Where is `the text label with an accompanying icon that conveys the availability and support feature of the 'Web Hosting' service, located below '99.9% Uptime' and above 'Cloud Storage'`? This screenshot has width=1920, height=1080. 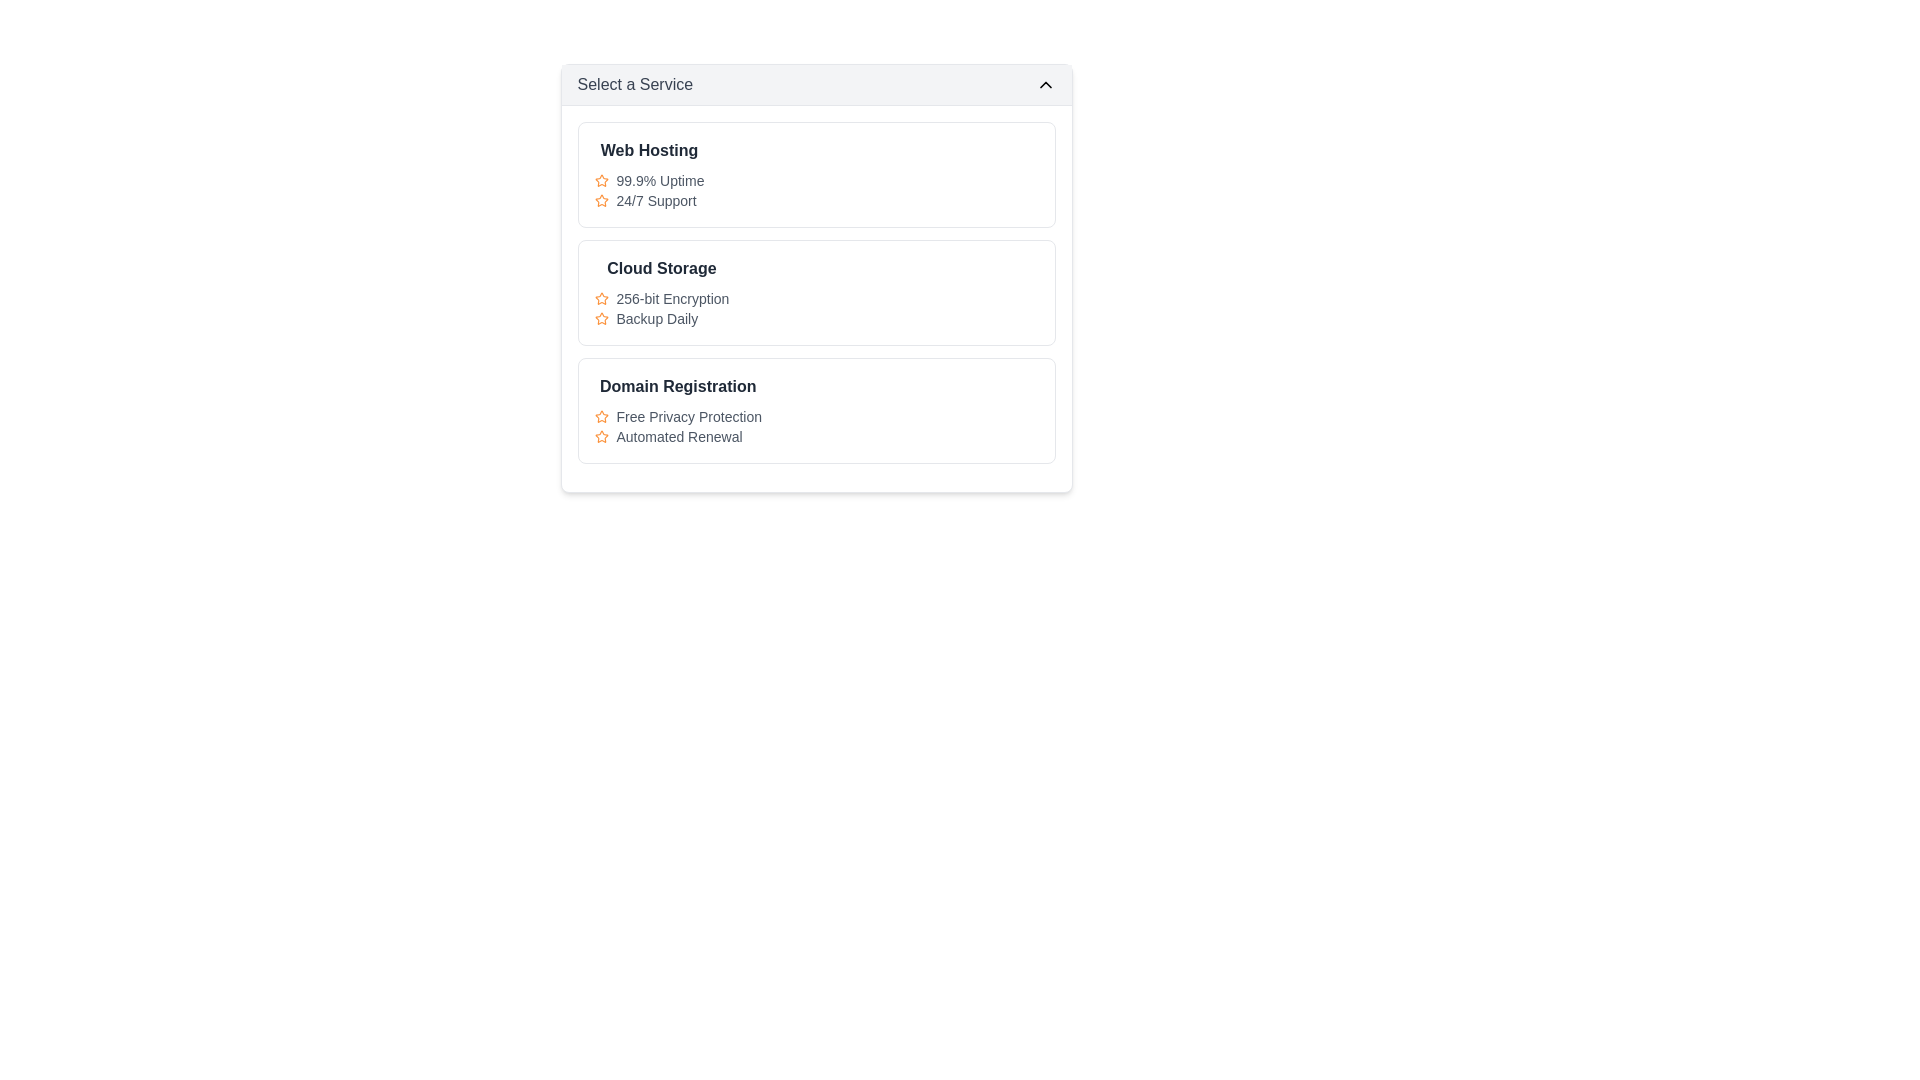 the text label with an accompanying icon that conveys the availability and support feature of the 'Web Hosting' service, located below '99.9% Uptime' and above 'Cloud Storage' is located at coordinates (649, 200).